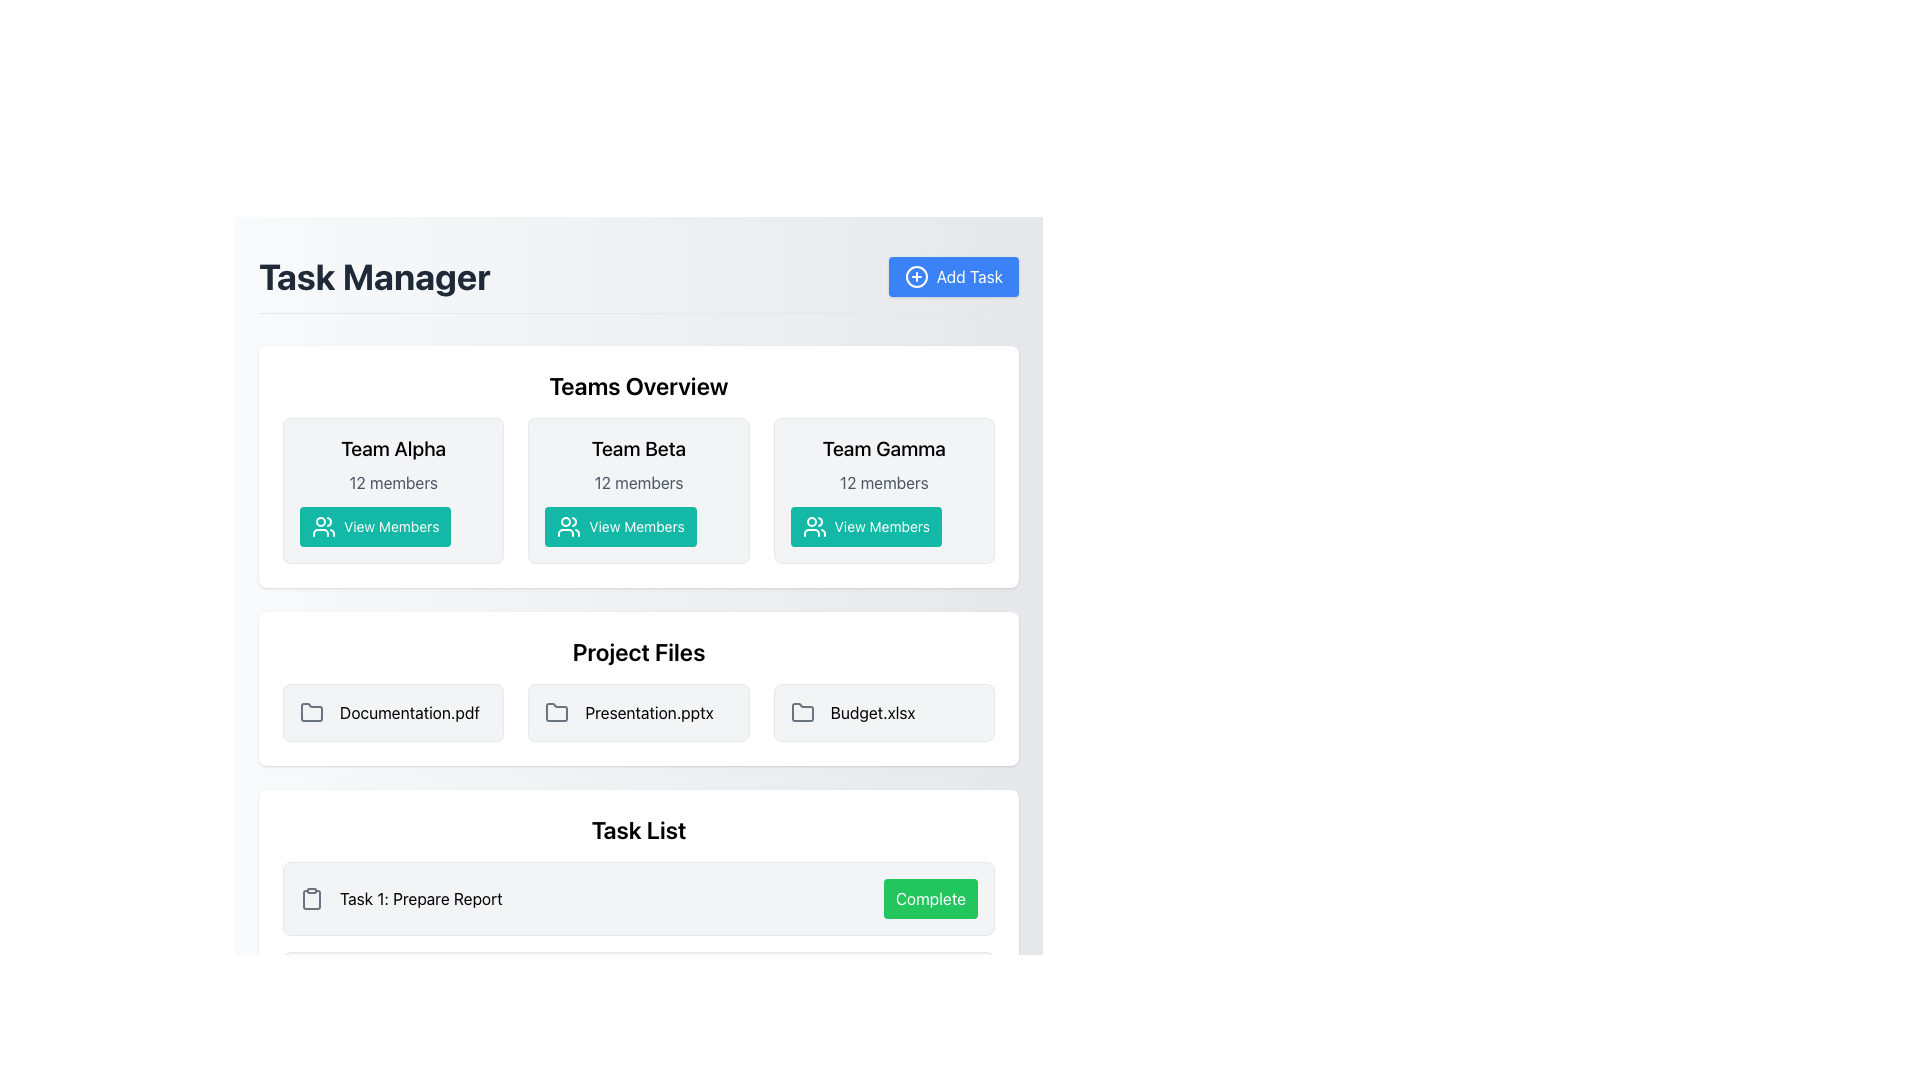 Image resolution: width=1920 pixels, height=1080 pixels. What do you see at coordinates (873, 712) in the screenshot?
I see `the text label that reads 'Budget.xlsx'` at bounding box center [873, 712].